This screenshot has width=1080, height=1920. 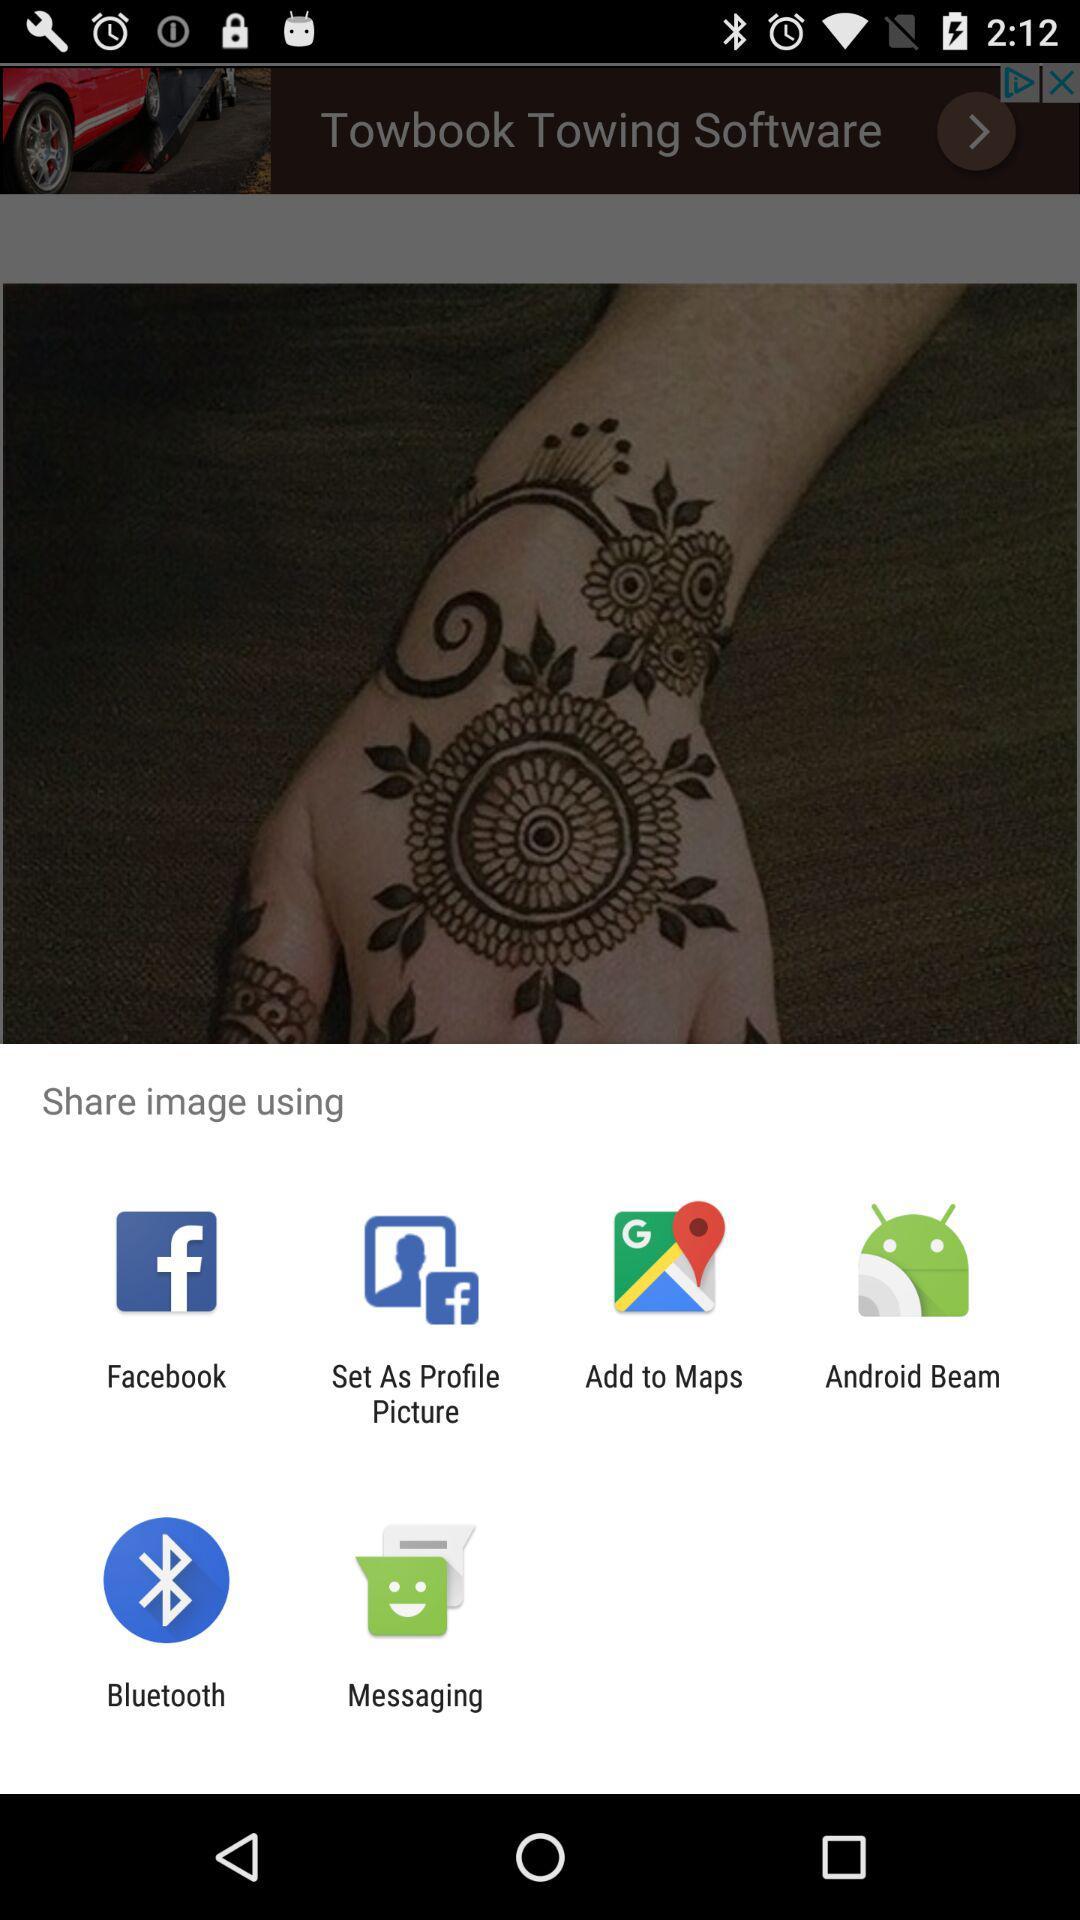 I want to click on the set as profile, so click(x=414, y=1392).